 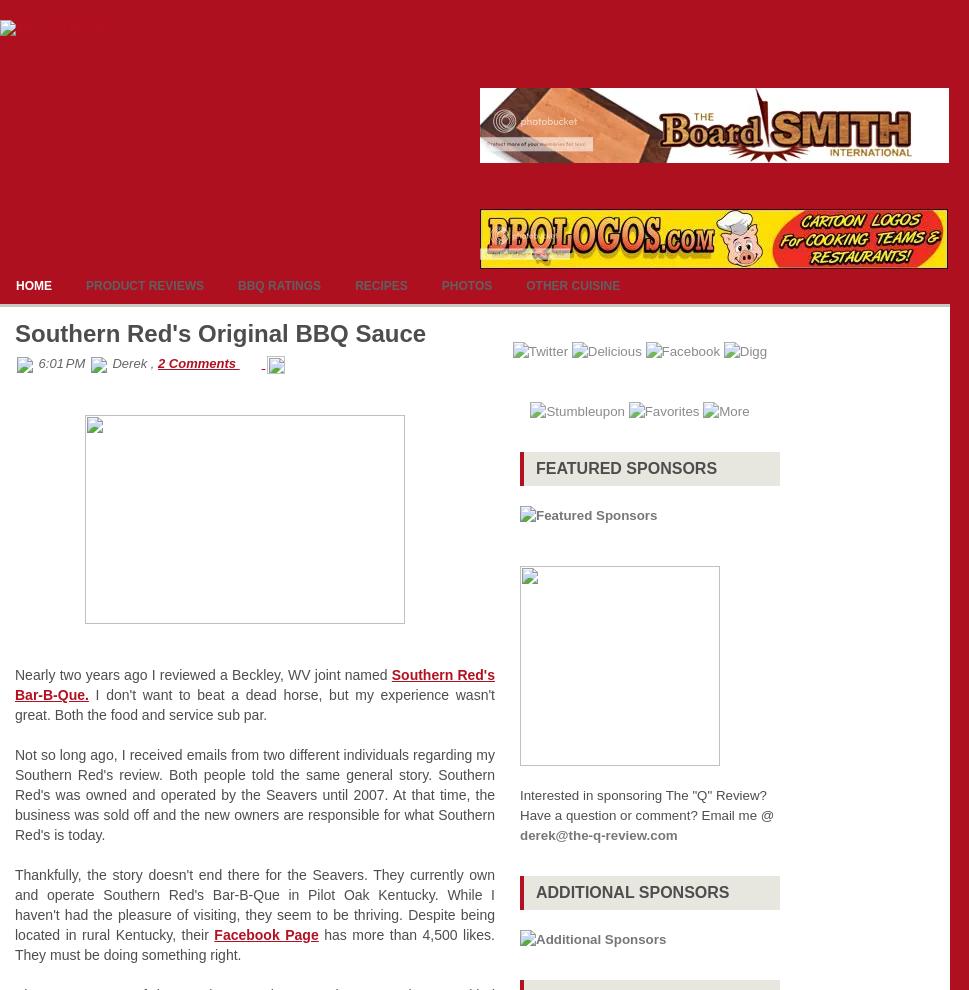 I want to click on '6:01 PM', so click(x=60, y=363).